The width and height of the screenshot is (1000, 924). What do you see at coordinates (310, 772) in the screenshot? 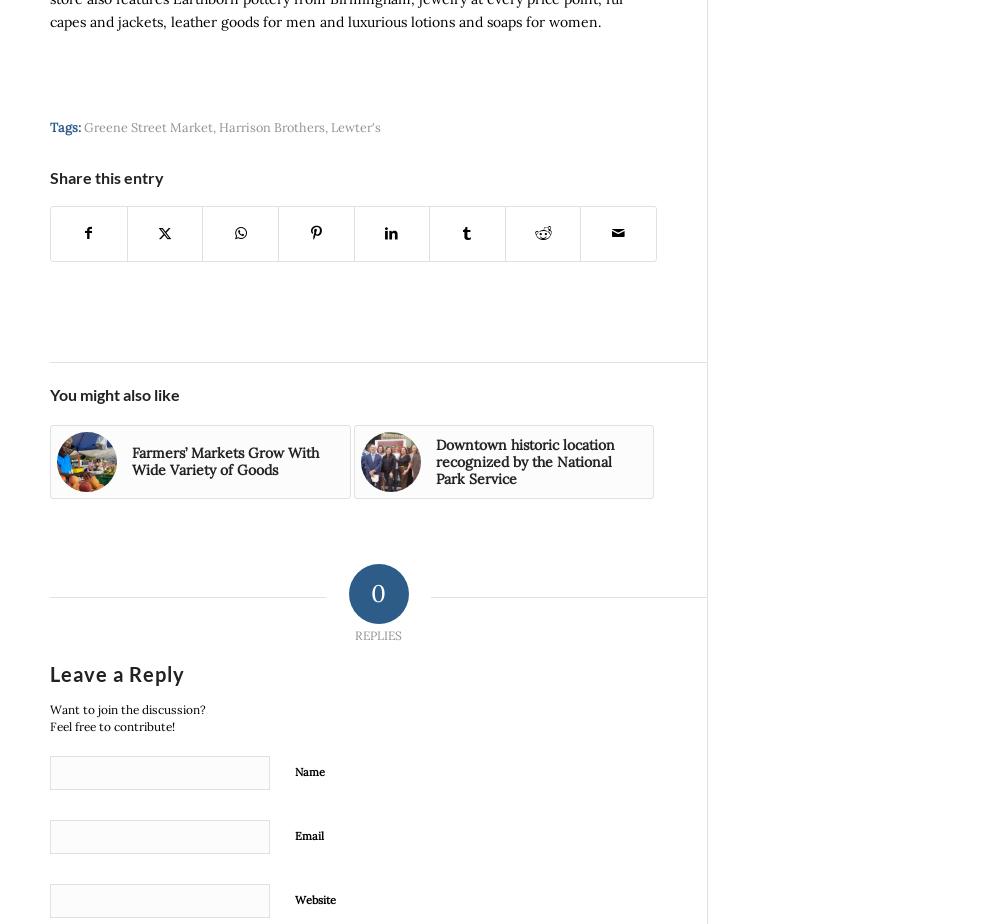
I see `'Name'` at bounding box center [310, 772].